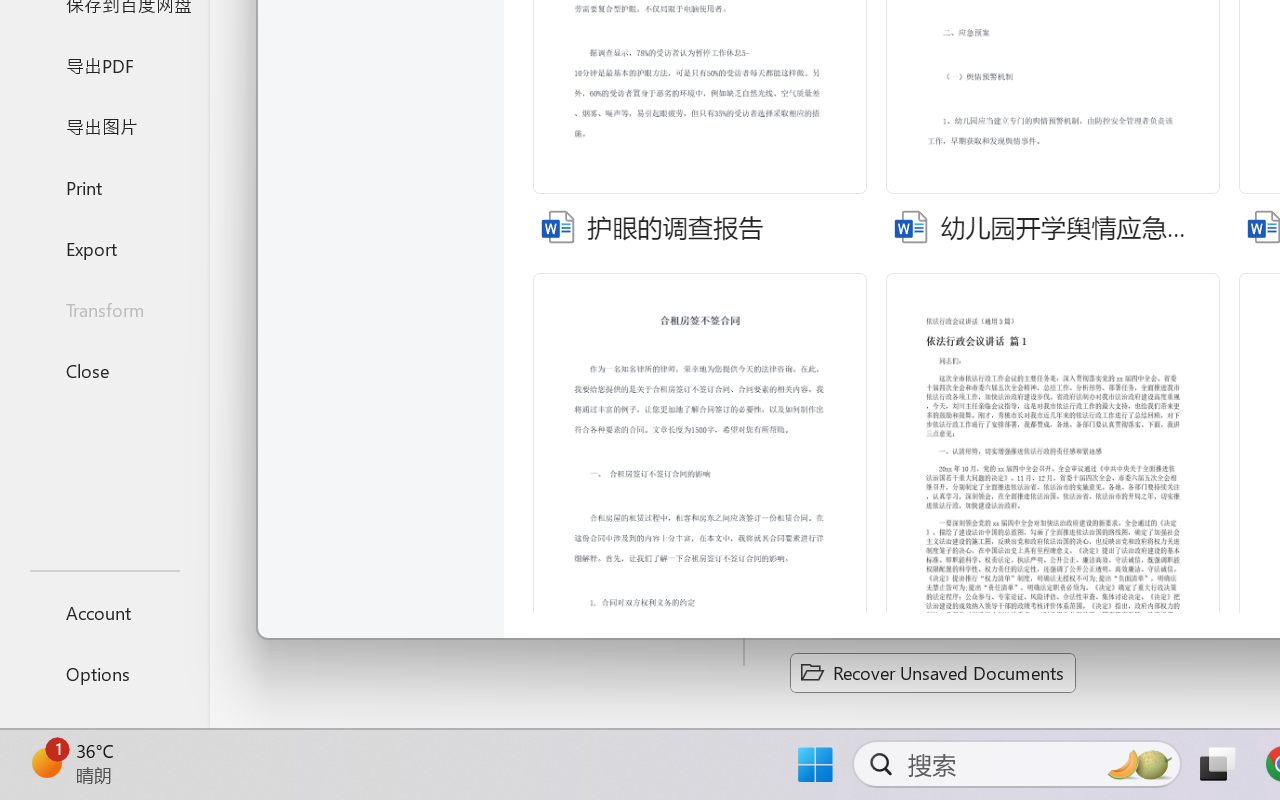 This screenshot has height=800, width=1280. What do you see at coordinates (103, 612) in the screenshot?
I see `'Account'` at bounding box center [103, 612].